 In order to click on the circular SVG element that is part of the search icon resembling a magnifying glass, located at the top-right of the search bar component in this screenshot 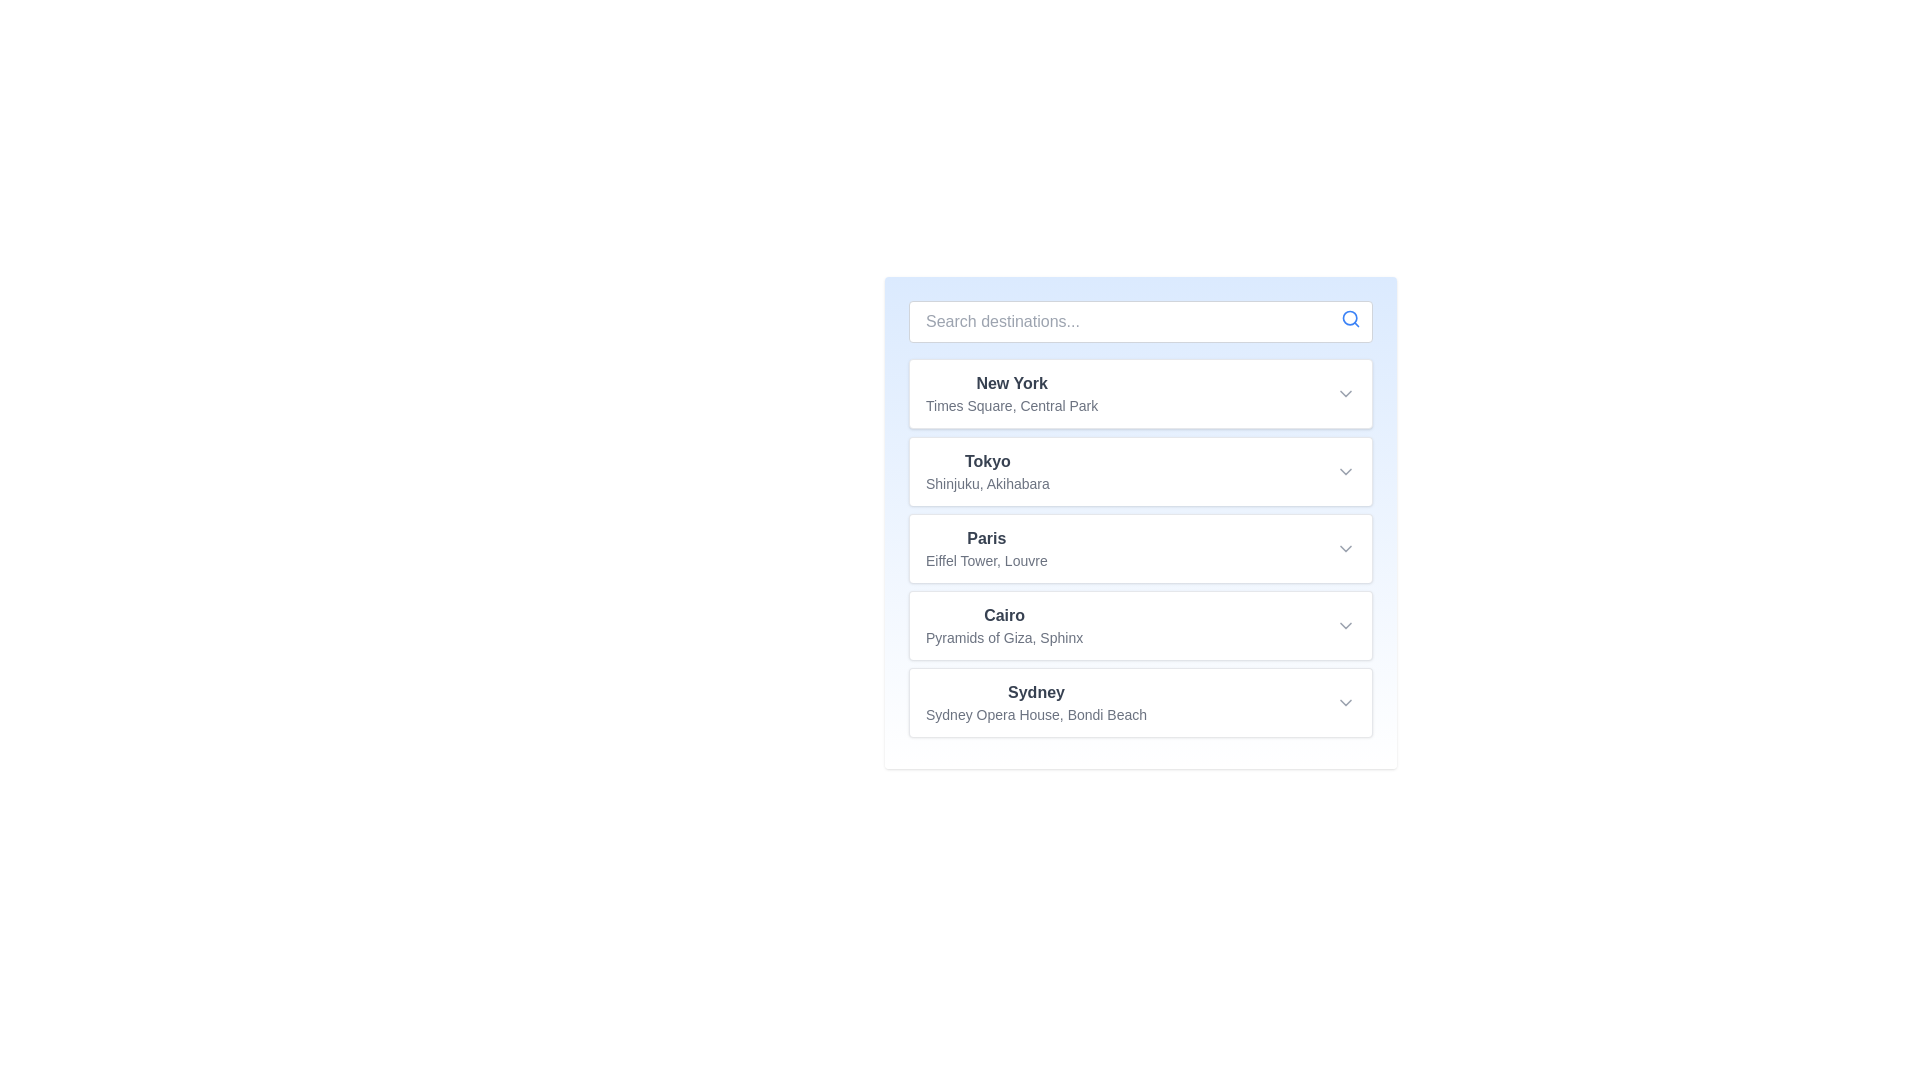, I will do `click(1350, 317)`.